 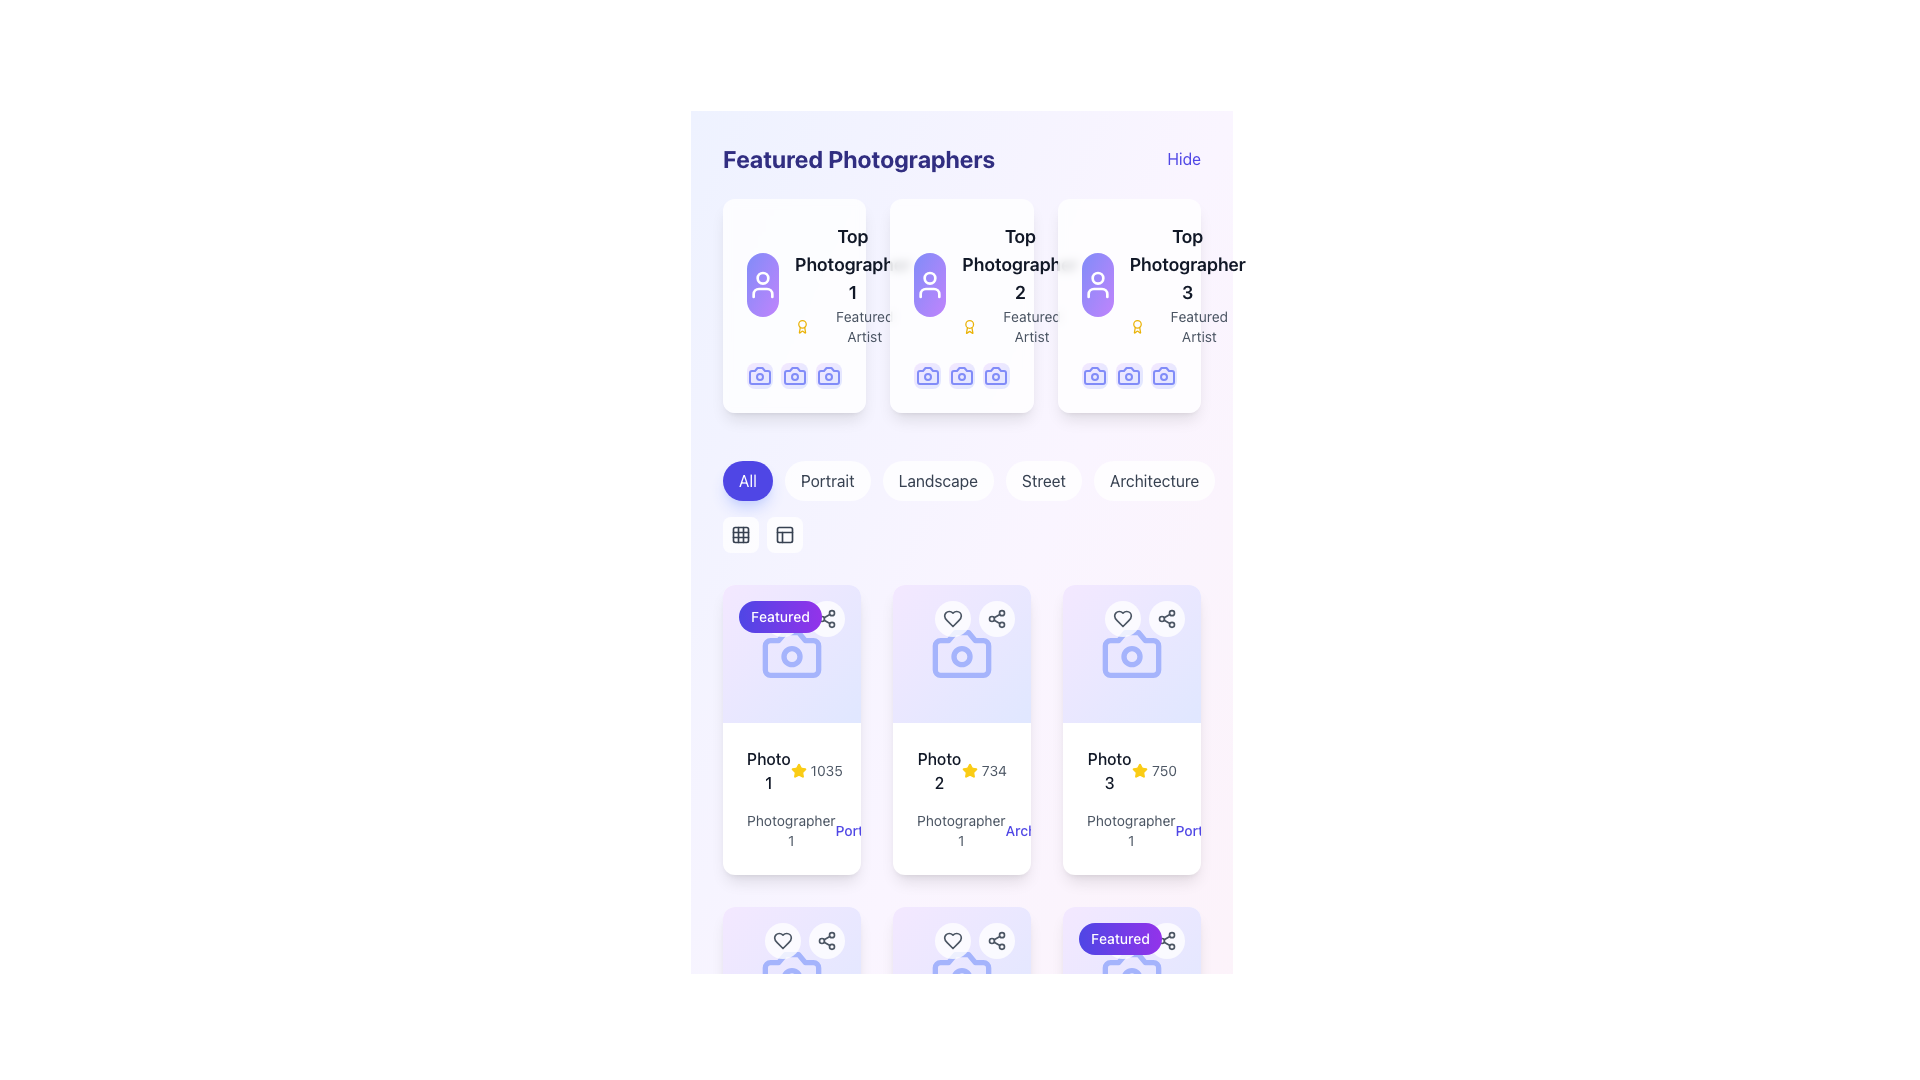 What do you see at coordinates (864, 326) in the screenshot?
I see `the text label reading 'Featured Artist', which is styled in gray and positioned below 'Top Photographer 1' within the featured card layout` at bounding box center [864, 326].